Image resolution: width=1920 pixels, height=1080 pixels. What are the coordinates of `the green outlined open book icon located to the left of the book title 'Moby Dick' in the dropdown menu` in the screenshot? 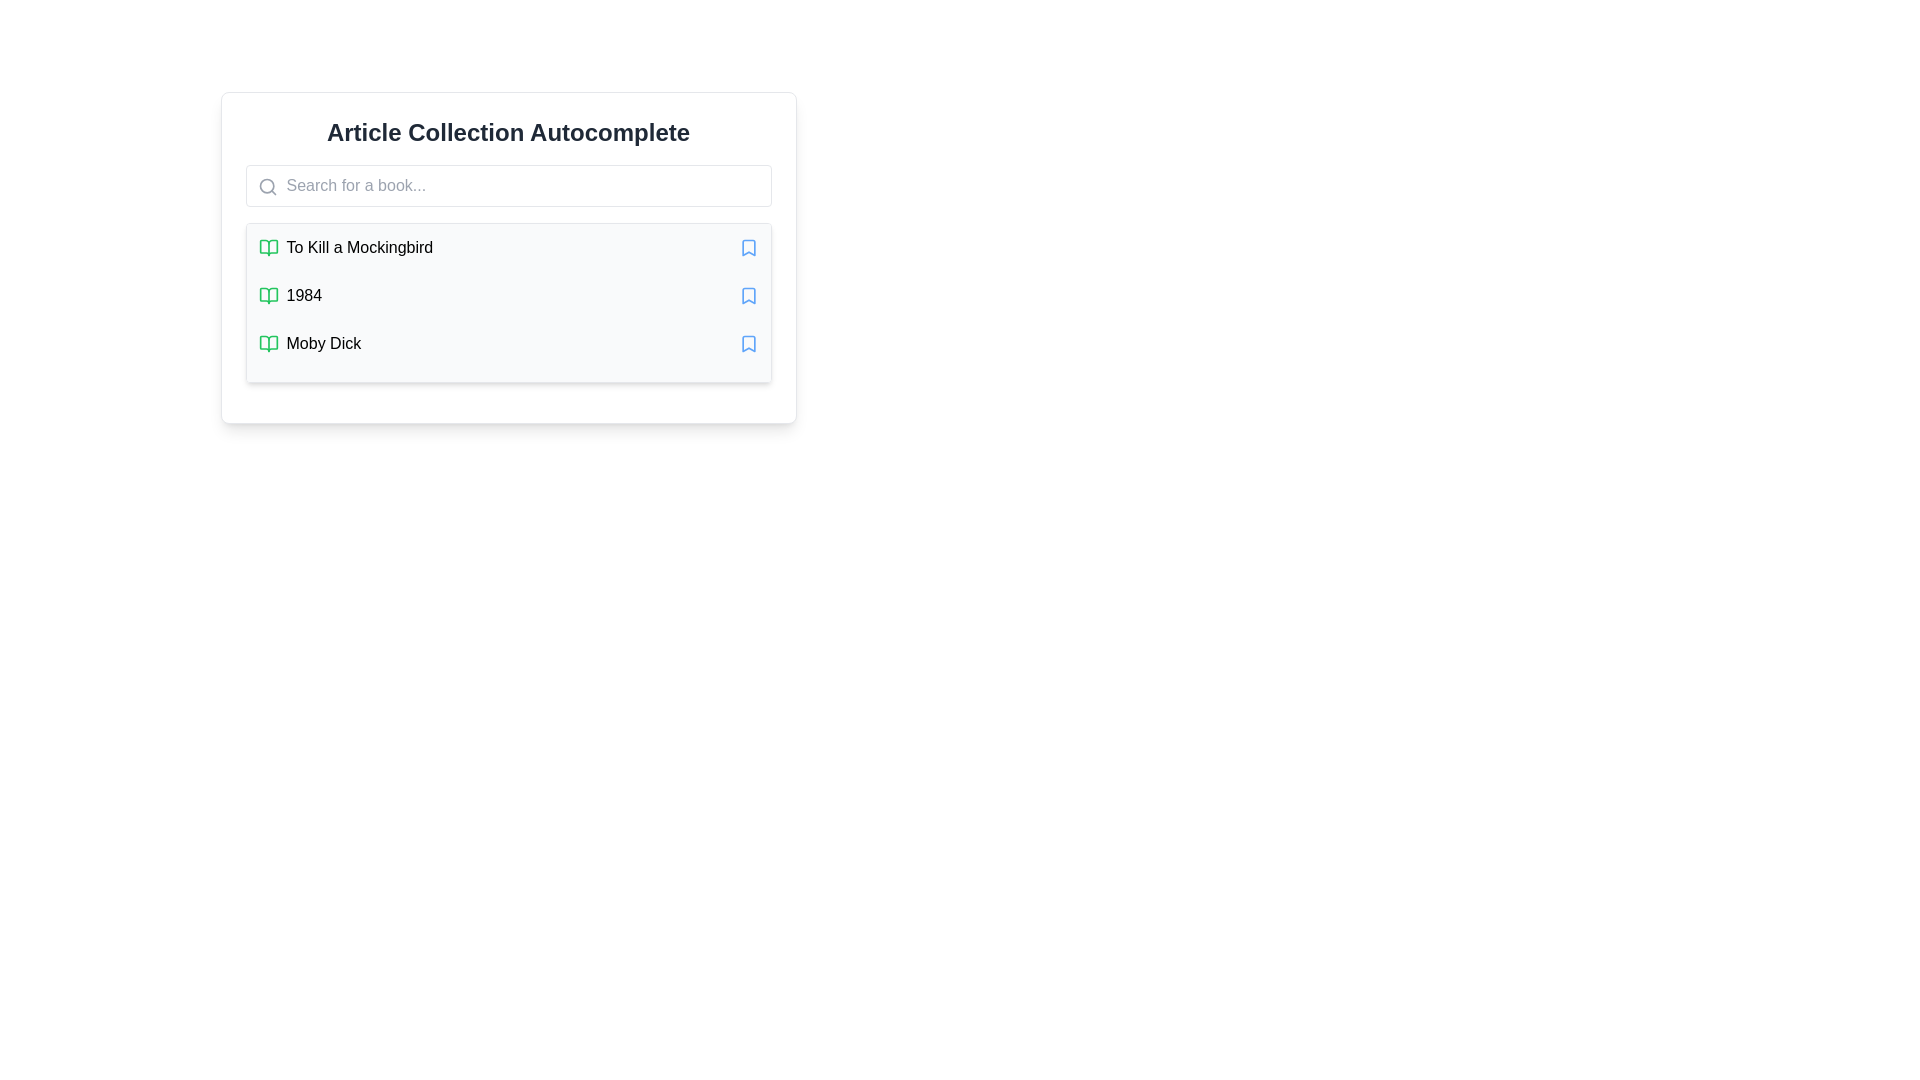 It's located at (267, 342).